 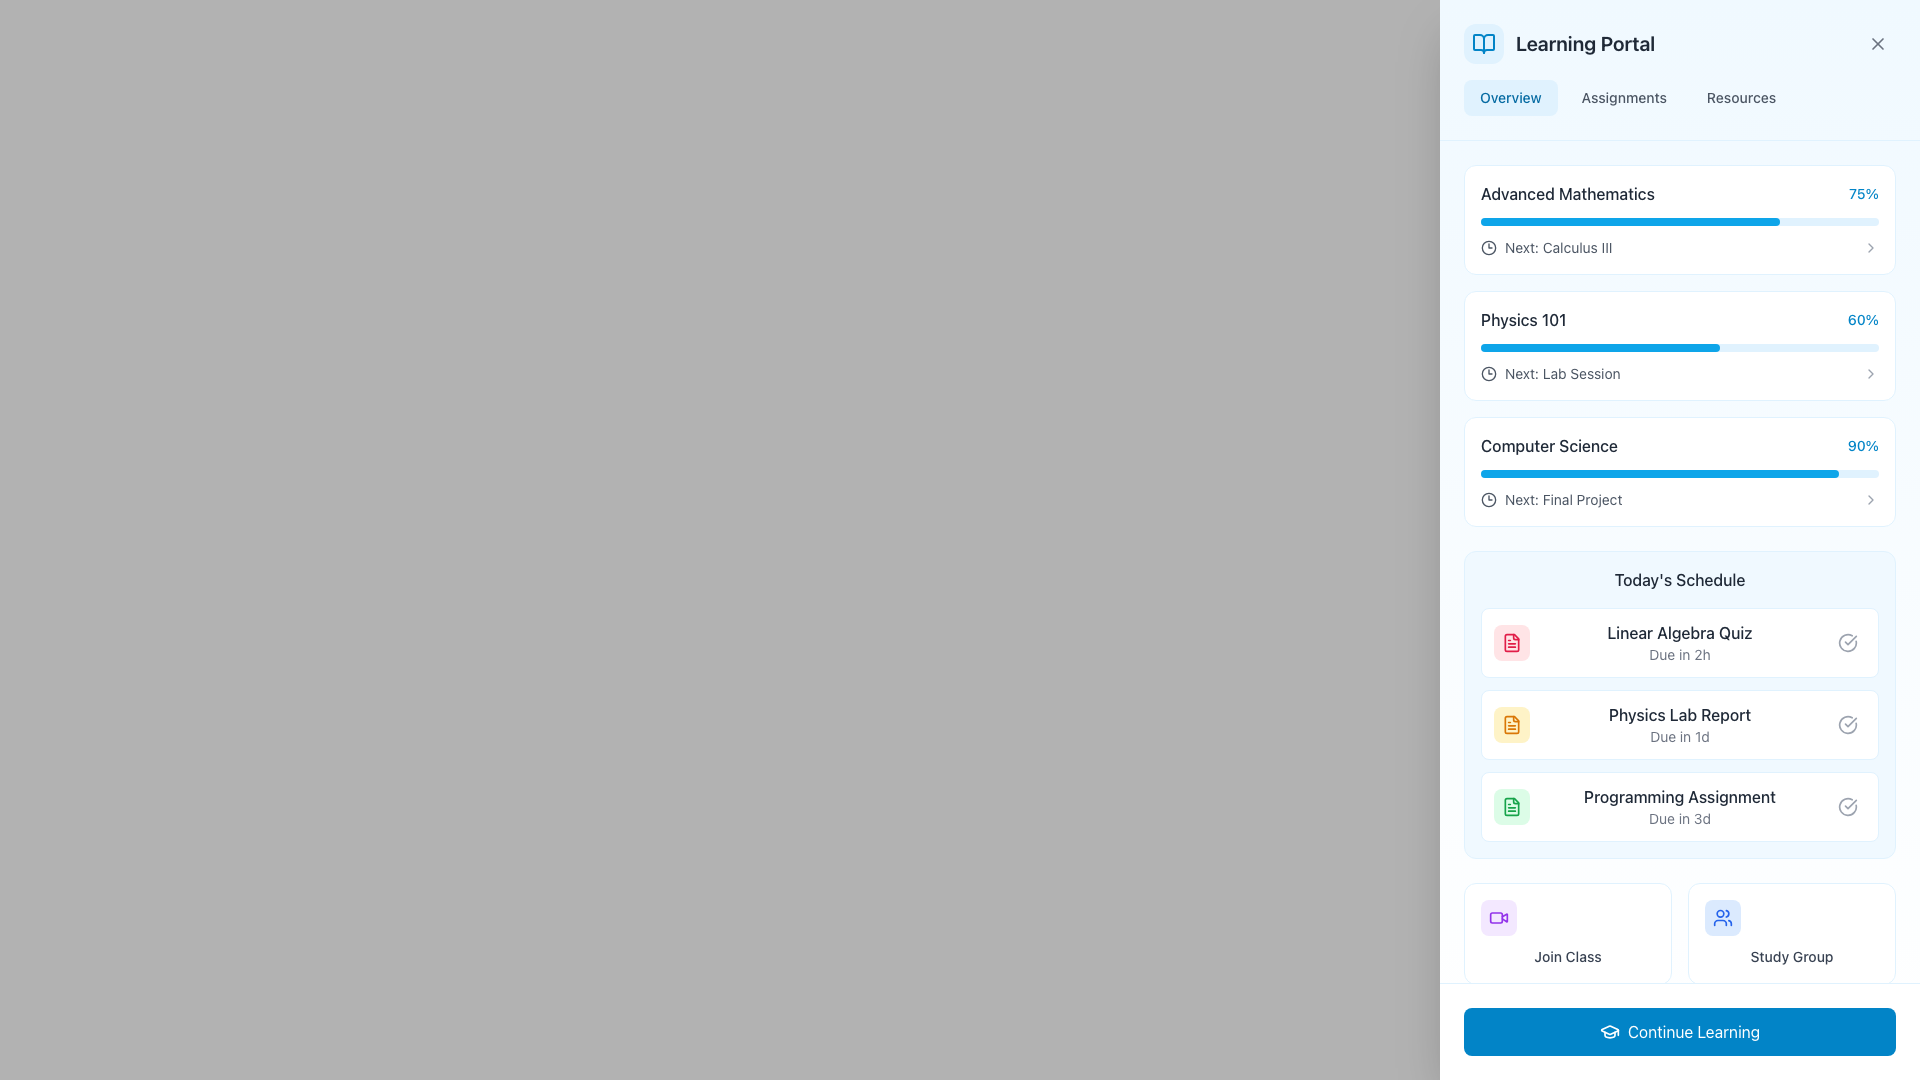 I want to click on the topmost card, so click(x=1680, y=219).